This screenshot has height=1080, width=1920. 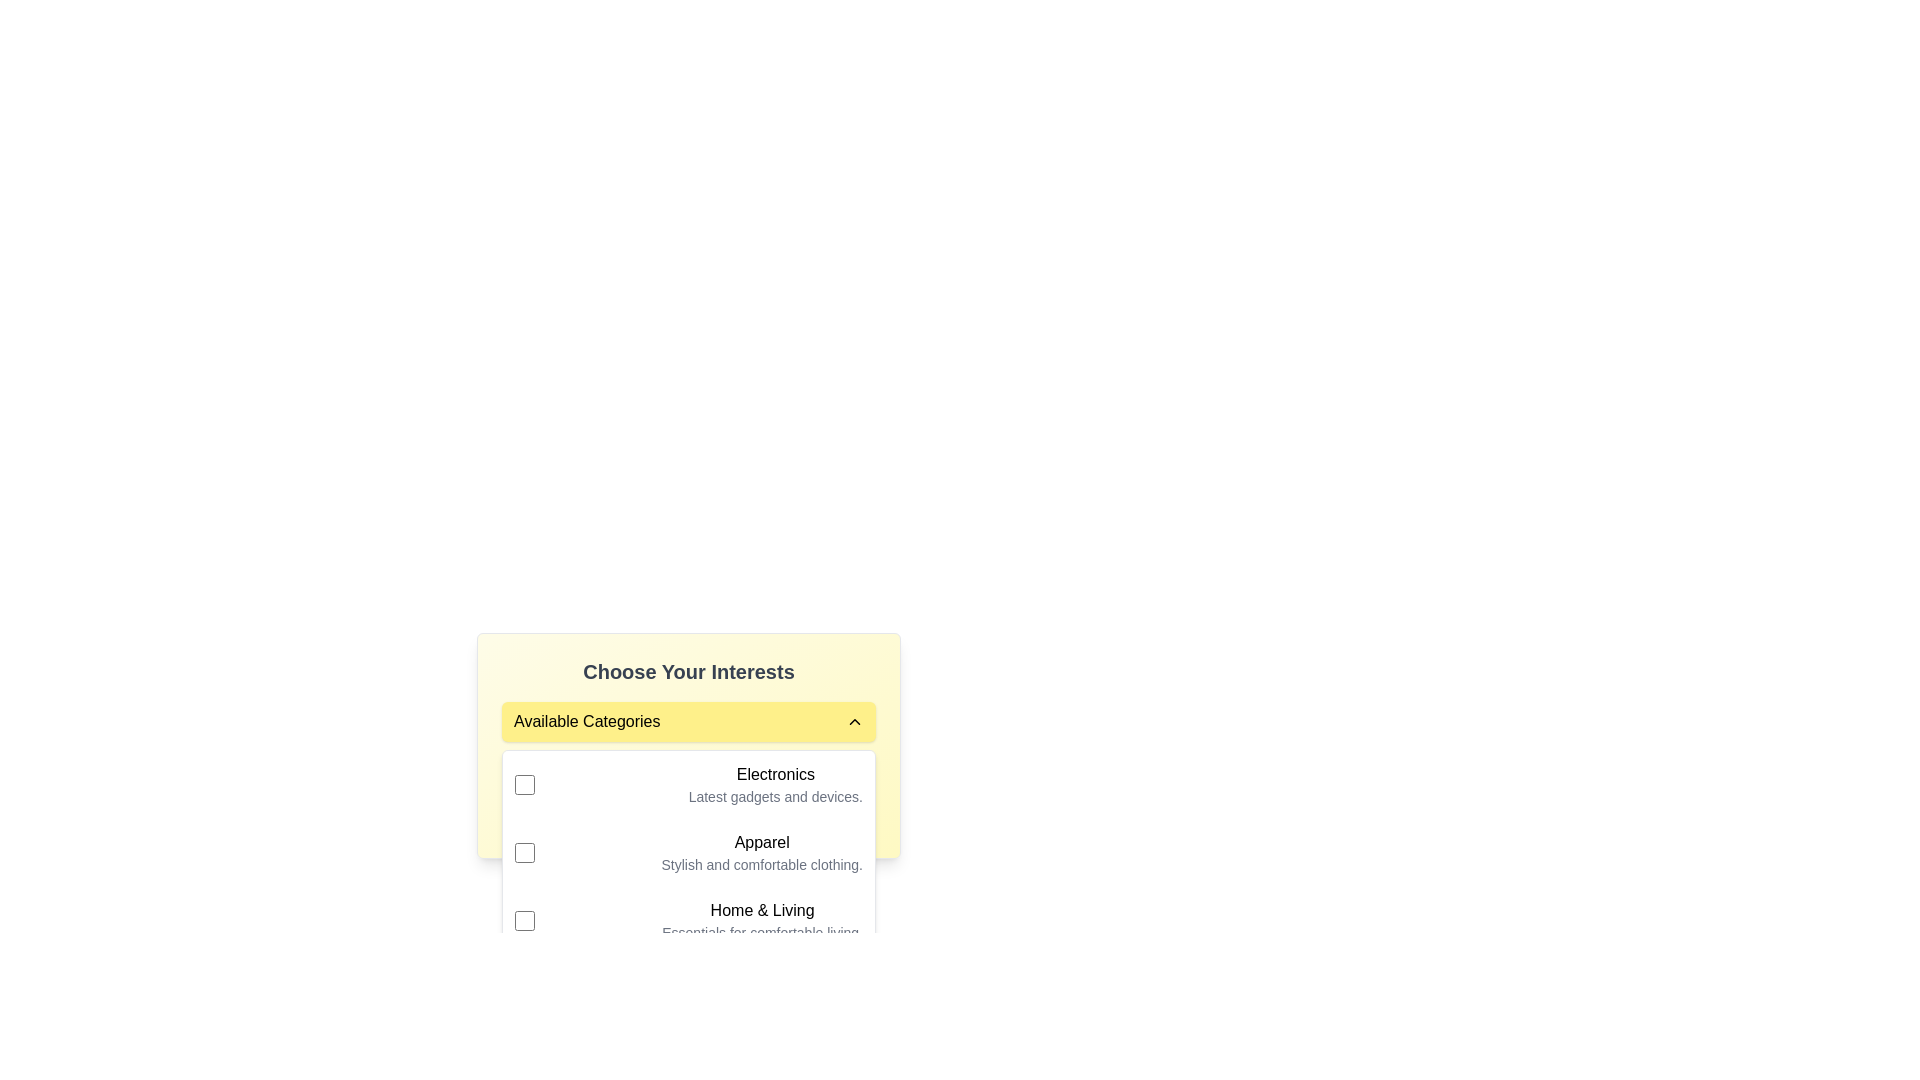 I want to click on the text label displaying 'Latest gadgets and devices.' which provides additional information under the 'Electronics' heading in the 'Available Categories' section, so click(x=774, y=796).